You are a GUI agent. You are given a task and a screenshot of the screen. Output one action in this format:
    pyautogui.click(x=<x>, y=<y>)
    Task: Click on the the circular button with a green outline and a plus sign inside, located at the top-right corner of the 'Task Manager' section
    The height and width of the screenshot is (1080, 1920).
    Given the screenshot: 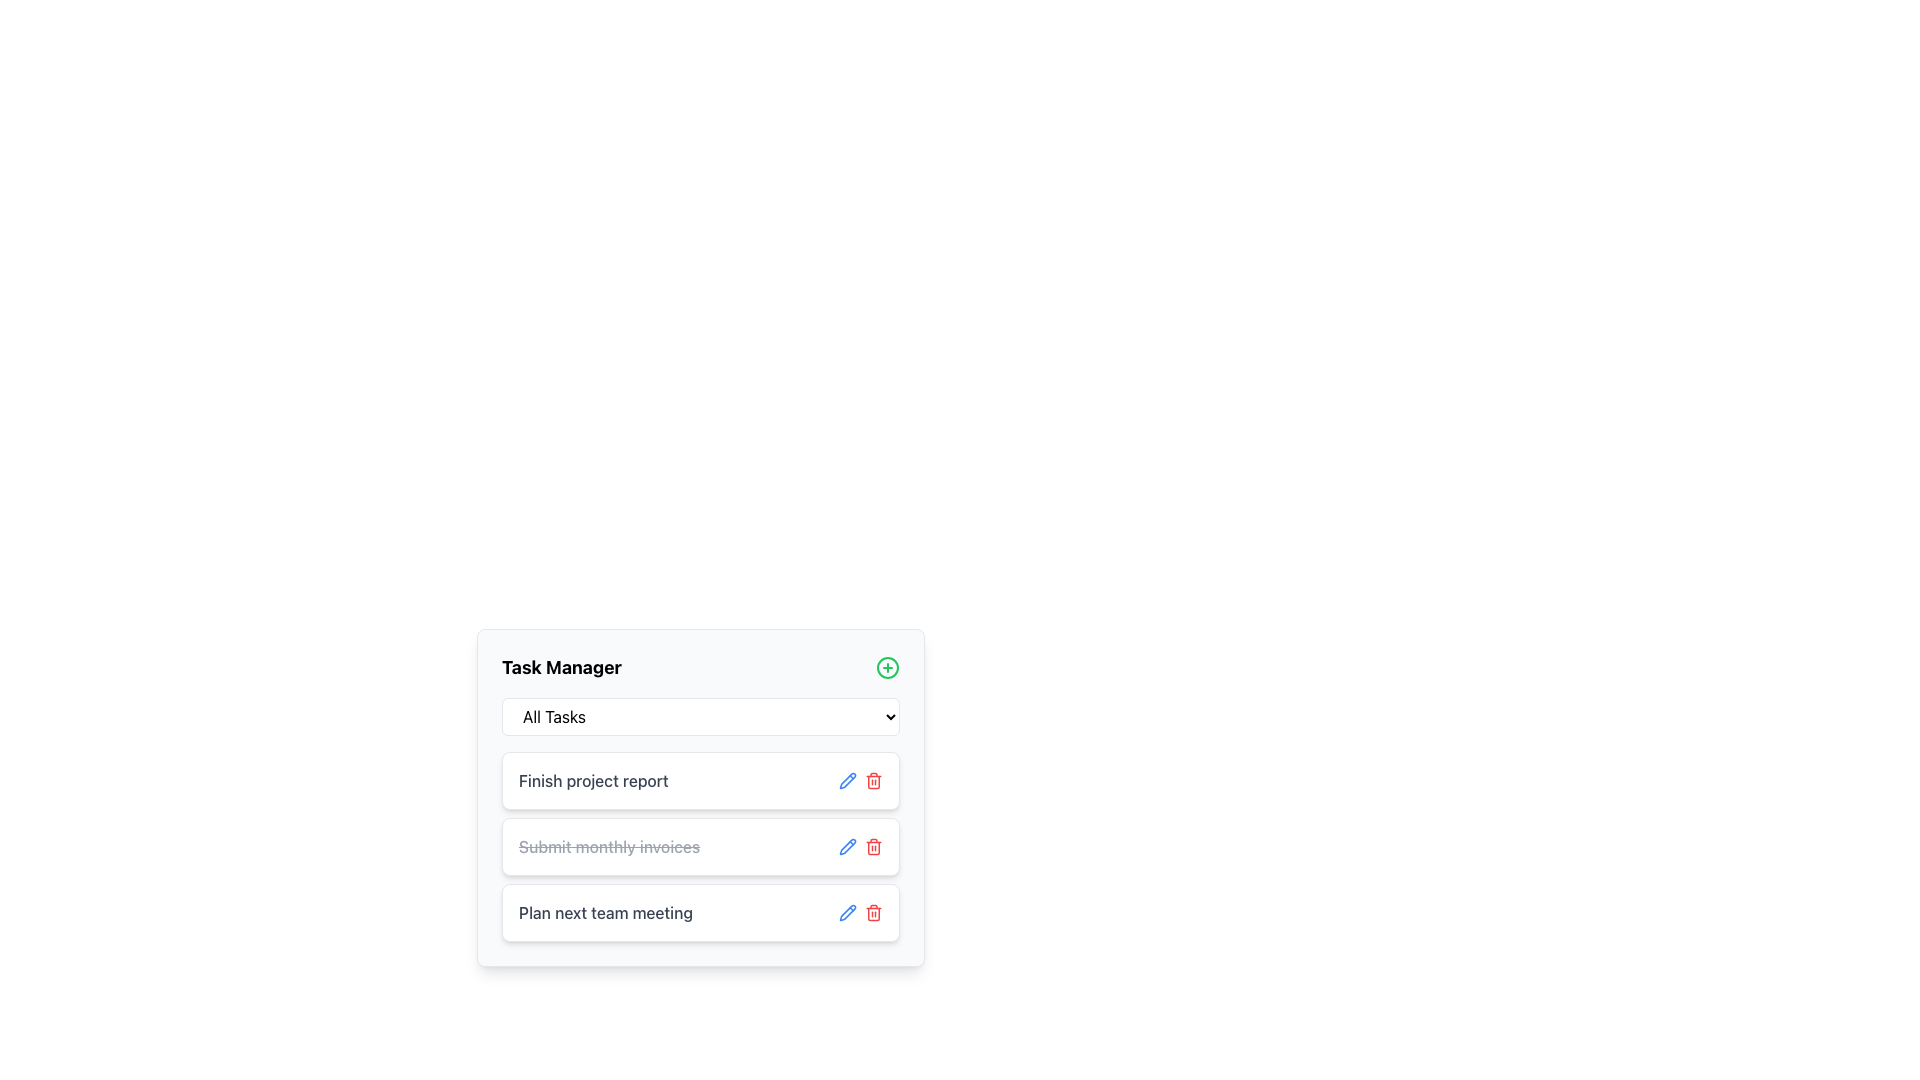 What is the action you would take?
    pyautogui.click(x=887, y=667)
    